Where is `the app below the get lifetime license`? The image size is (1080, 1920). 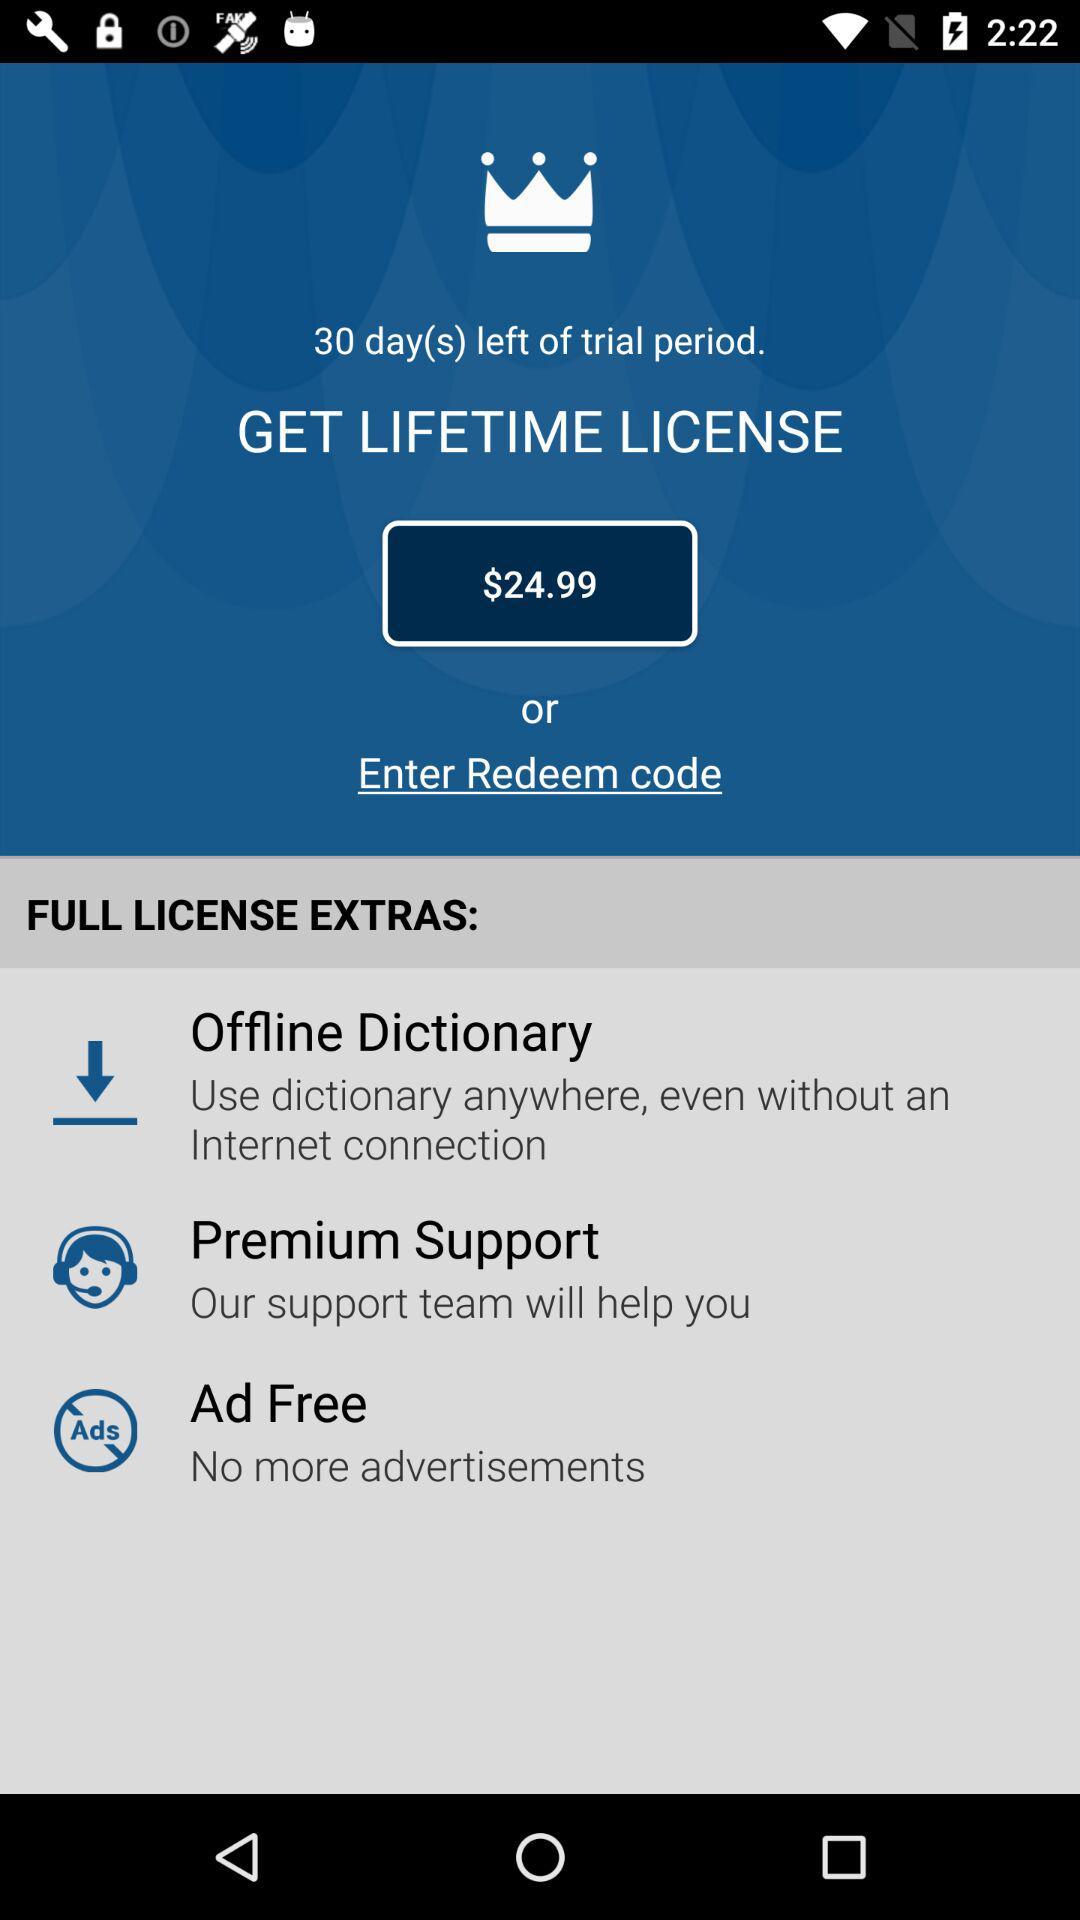 the app below the get lifetime license is located at coordinates (540, 582).